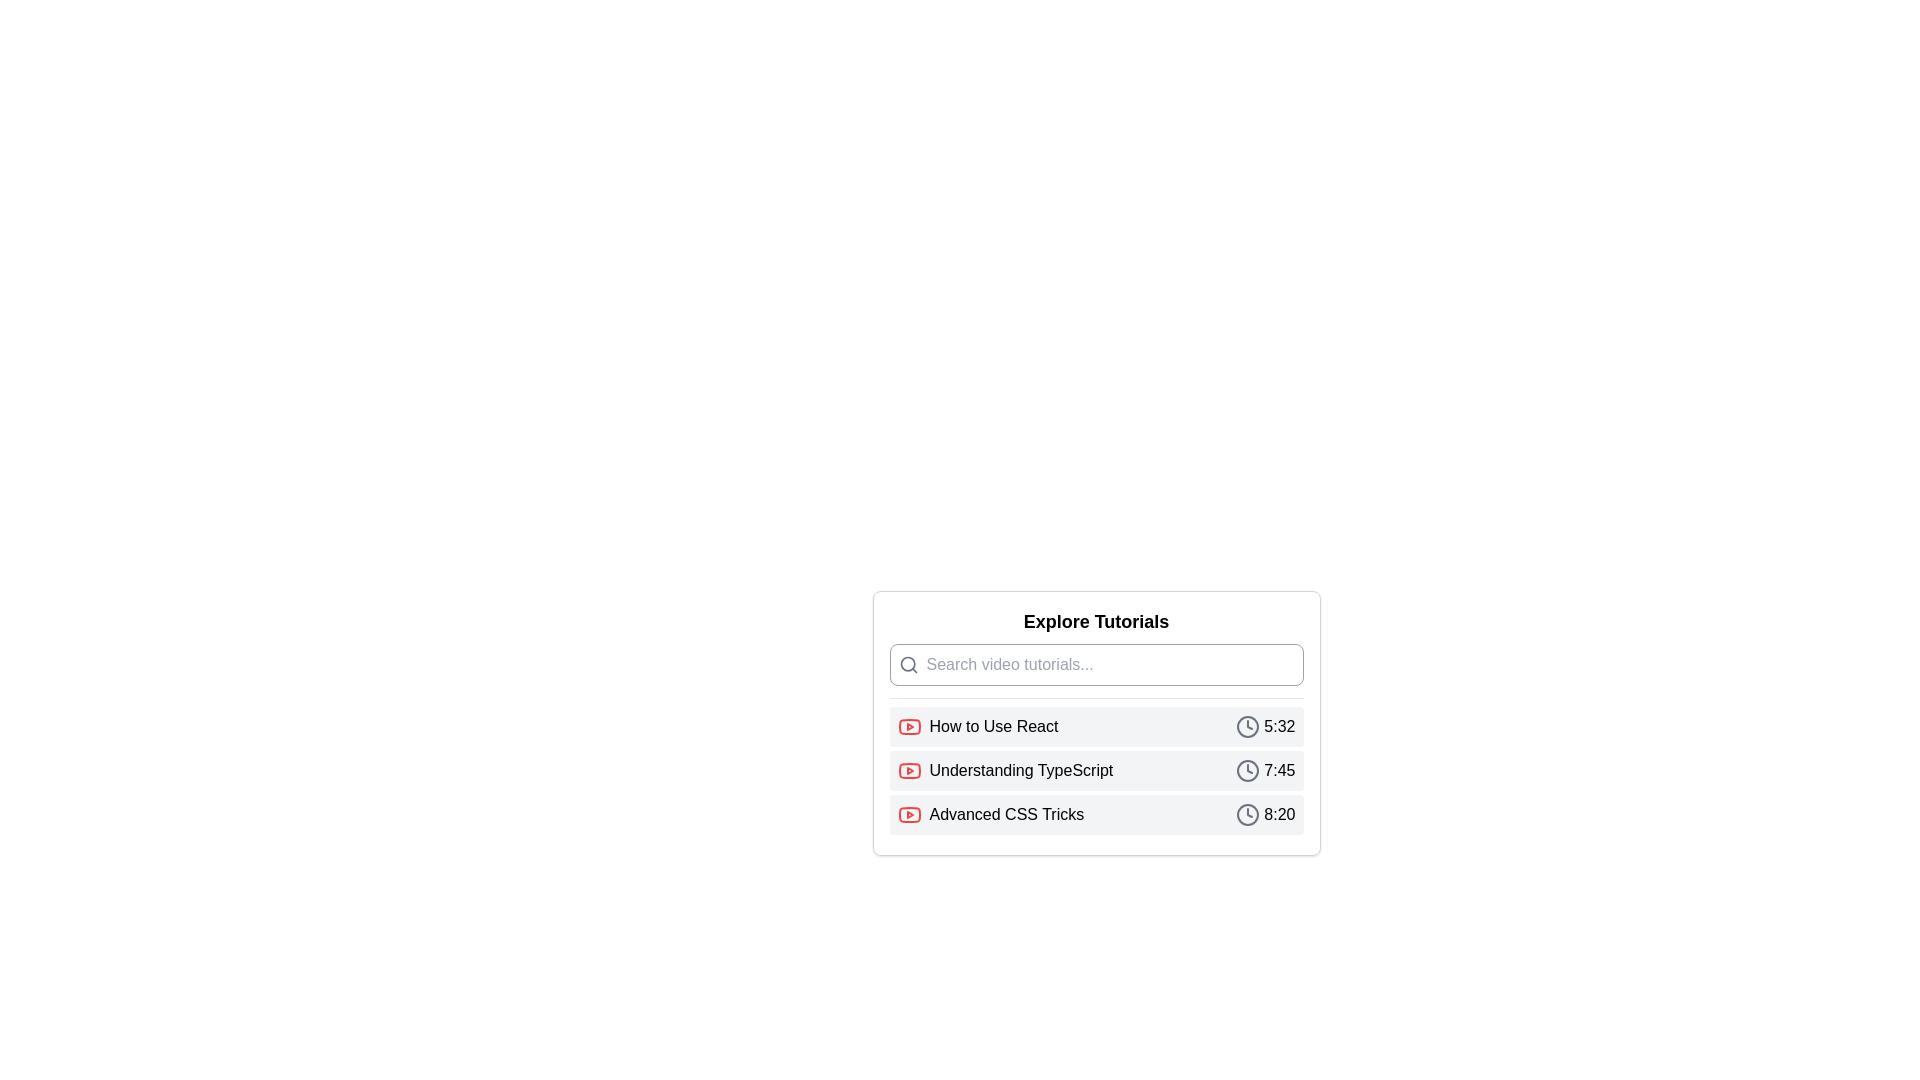 Image resolution: width=1920 pixels, height=1080 pixels. What do you see at coordinates (1095, 771) in the screenshot?
I see `a tutorial item within the modal titled 'Explore Tutorials'` at bounding box center [1095, 771].